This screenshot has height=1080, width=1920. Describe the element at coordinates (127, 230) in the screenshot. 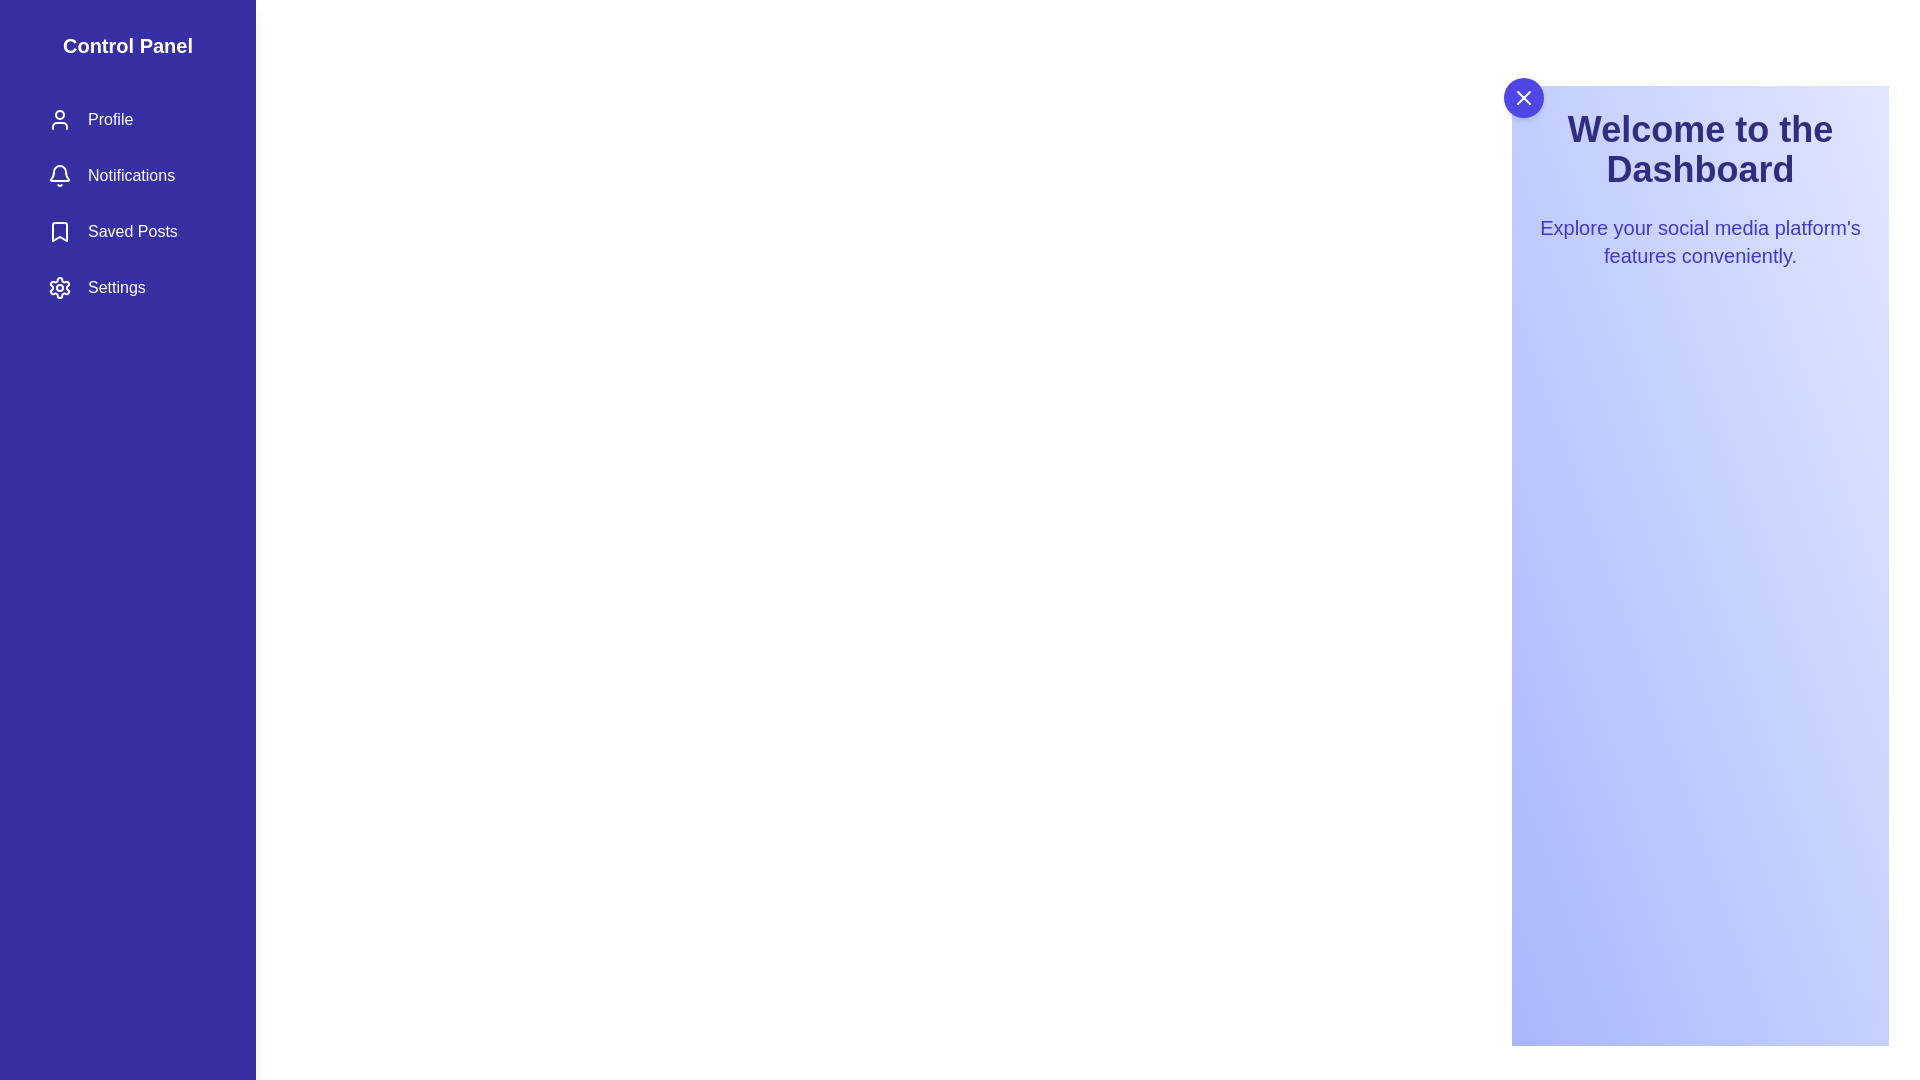

I see `the Saved Posts section in the drawer` at that location.